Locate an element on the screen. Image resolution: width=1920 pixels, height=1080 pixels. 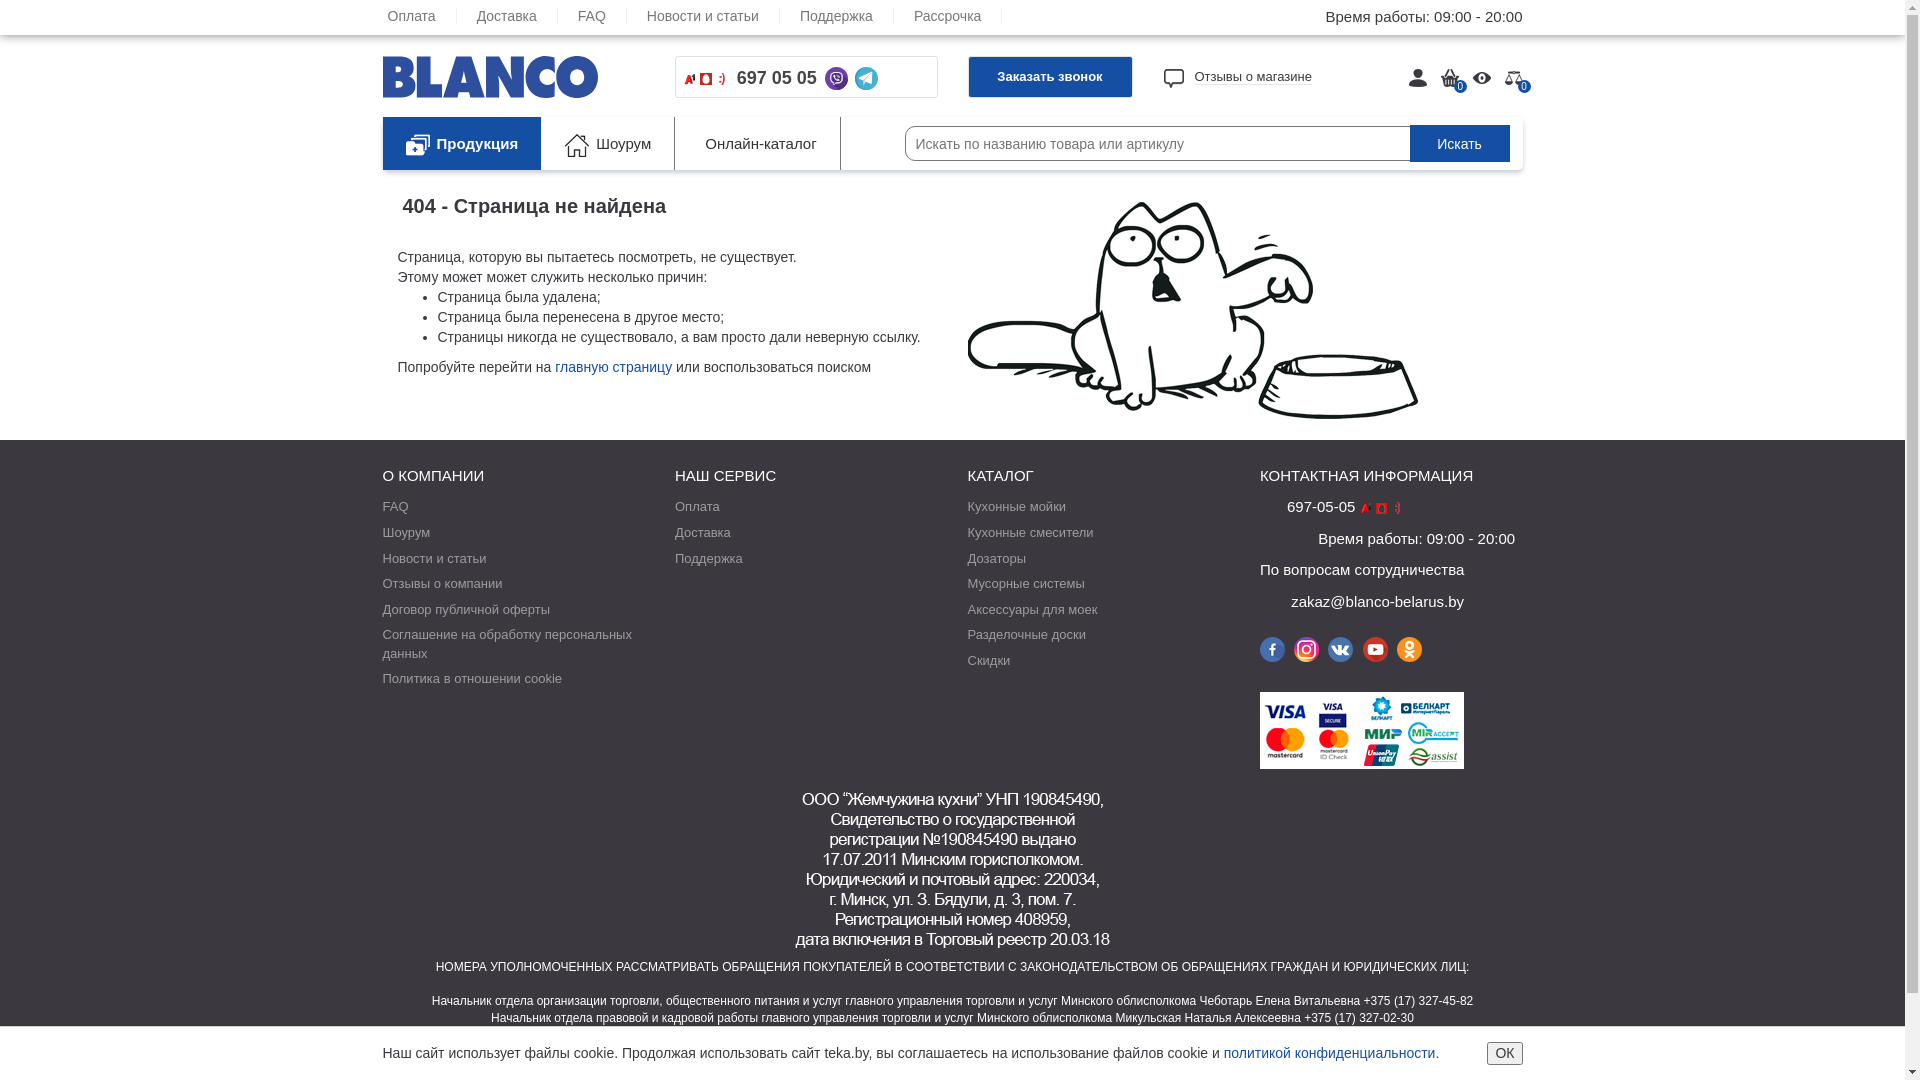
'FAQ' is located at coordinates (576, 15).